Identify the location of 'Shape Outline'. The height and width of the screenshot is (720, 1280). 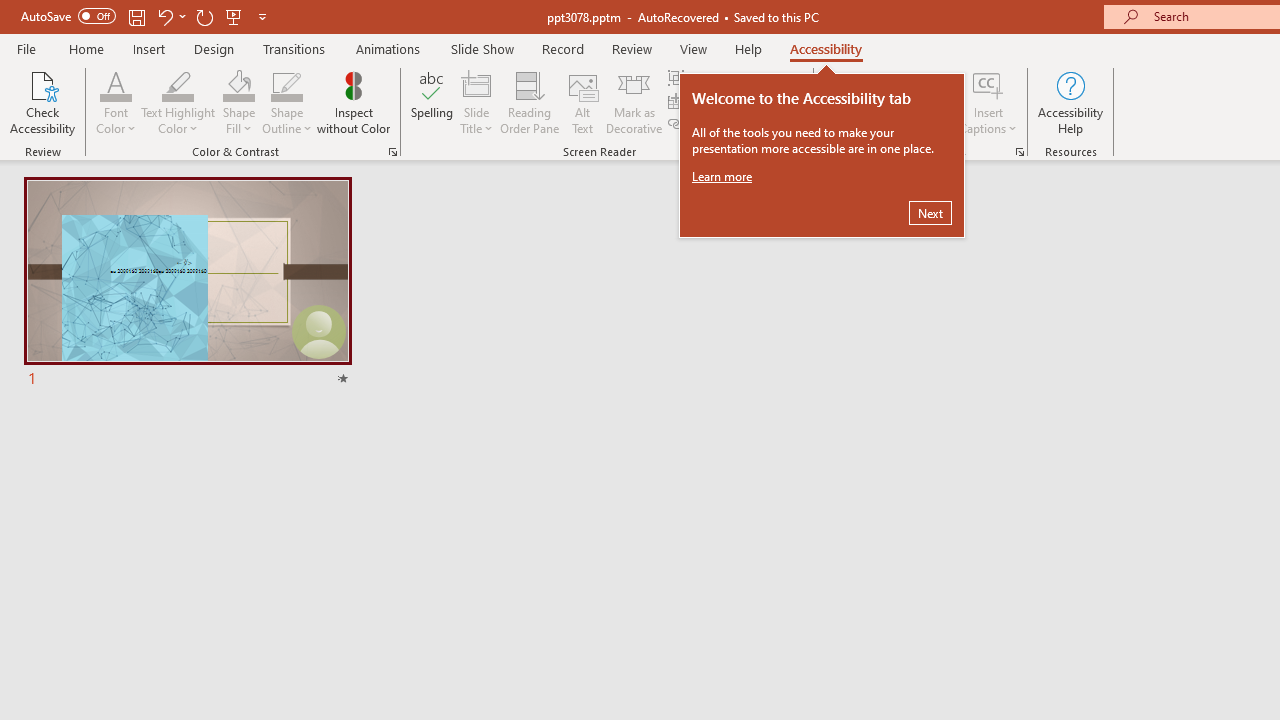
(286, 84).